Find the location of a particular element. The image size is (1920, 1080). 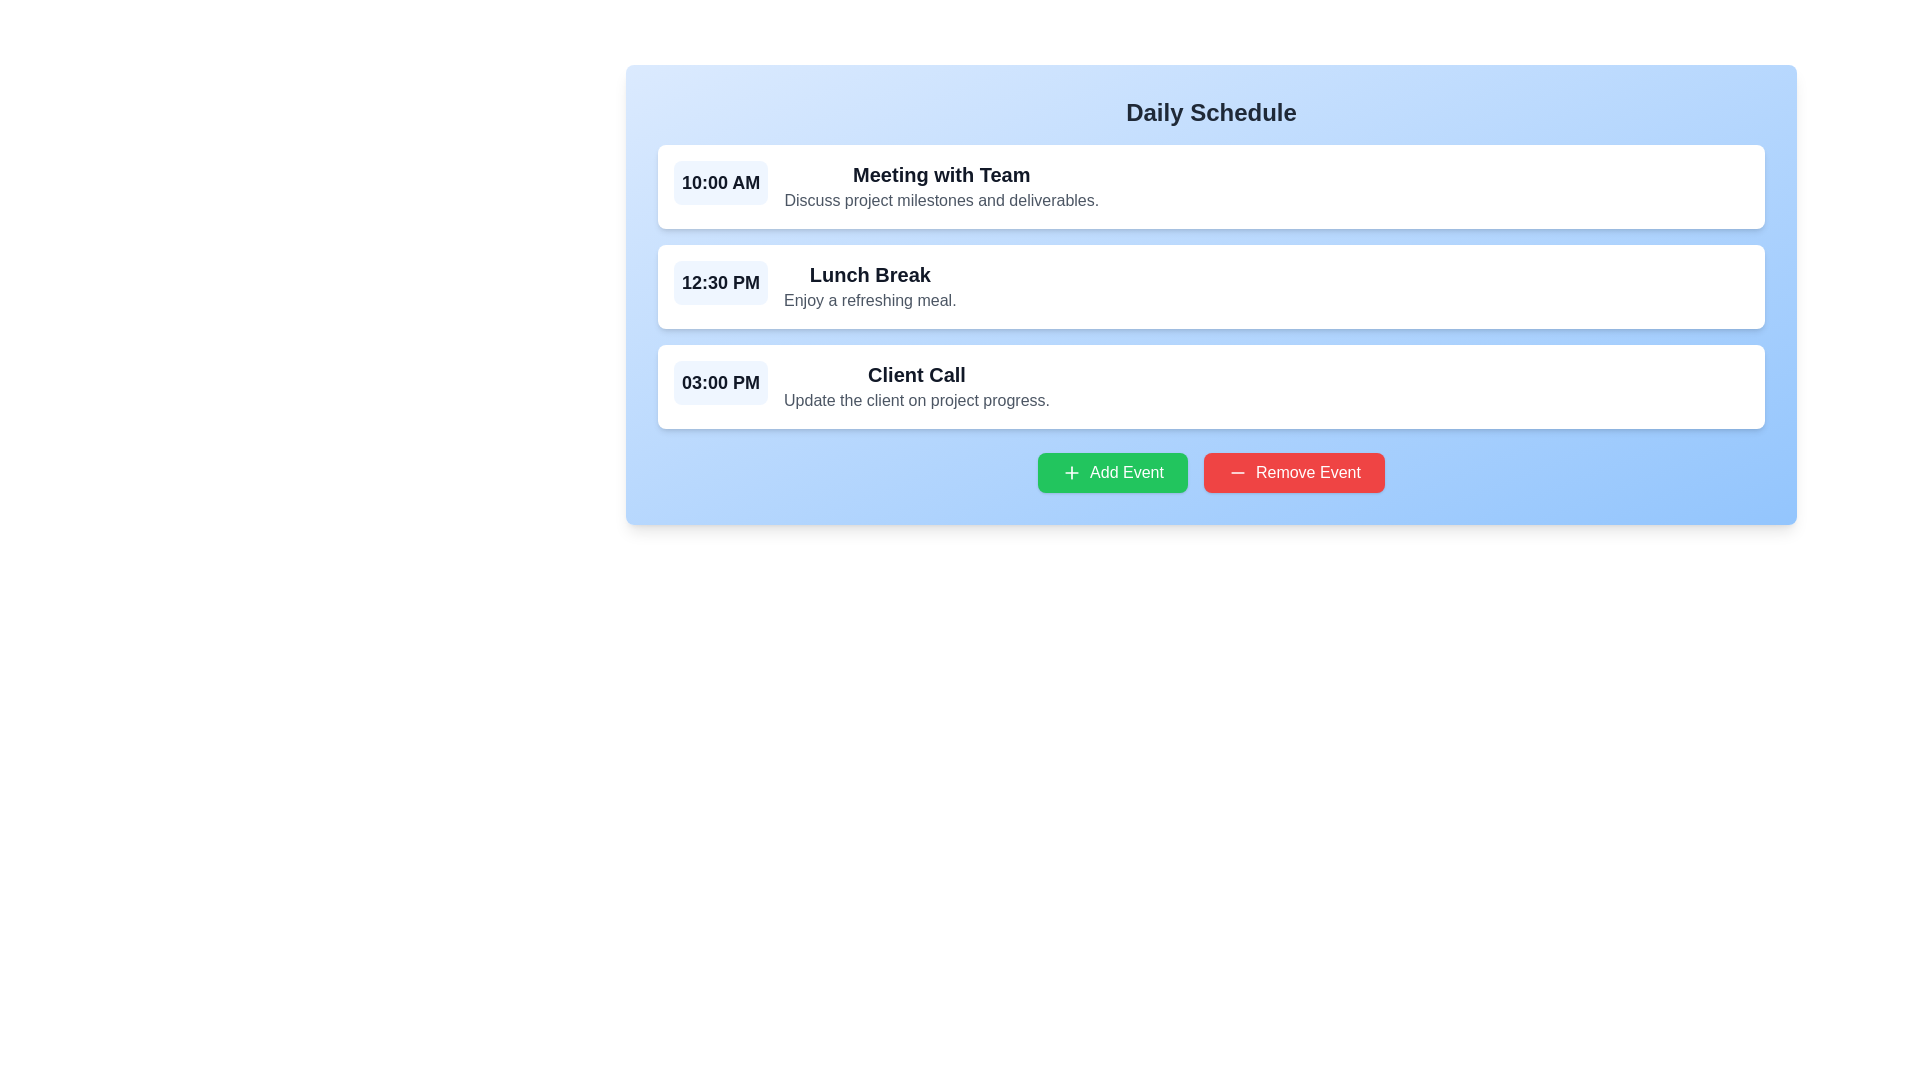

the text element that describes the event titled 'Client Call' located within the third card of the vertical stack layout is located at coordinates (915, 401).